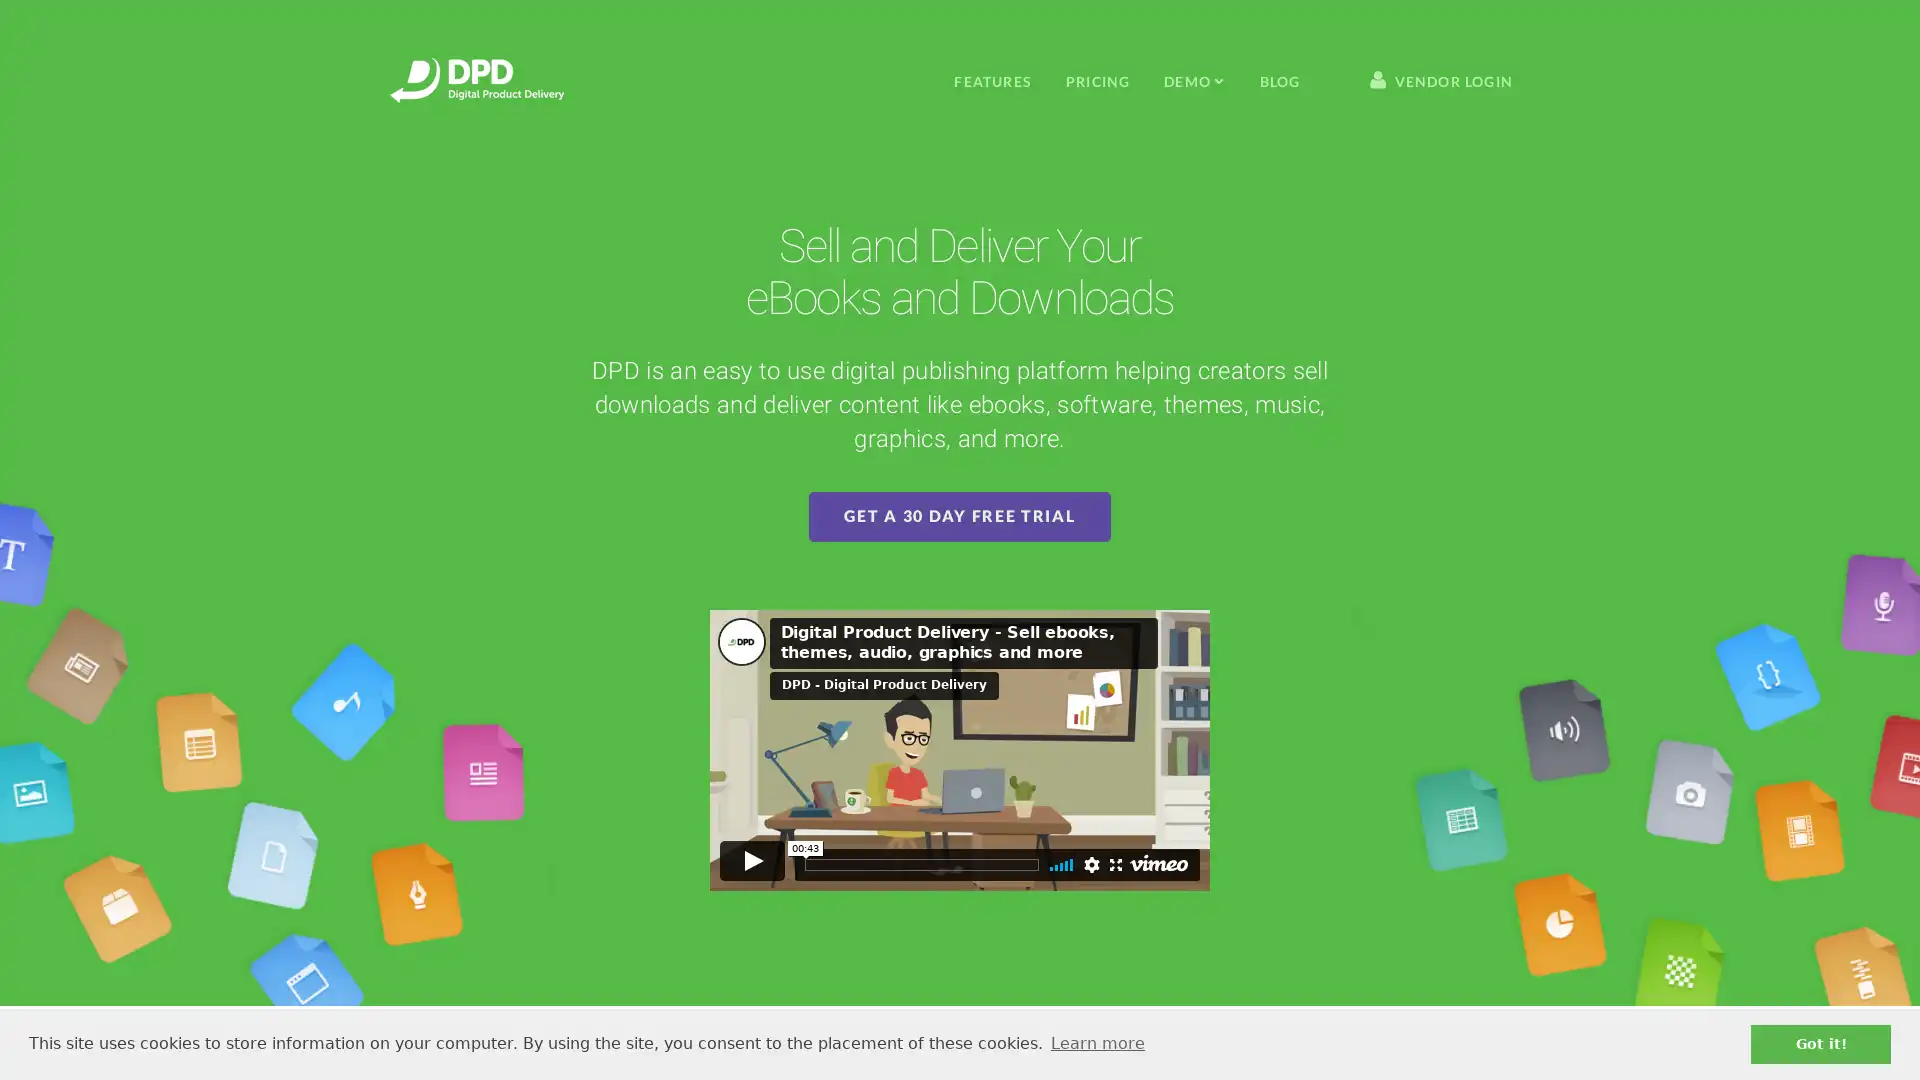 Image resolution: width=1920 pixels, height=1080 pixels. I want to click on learn more about cookies, so click(1096, 1043).